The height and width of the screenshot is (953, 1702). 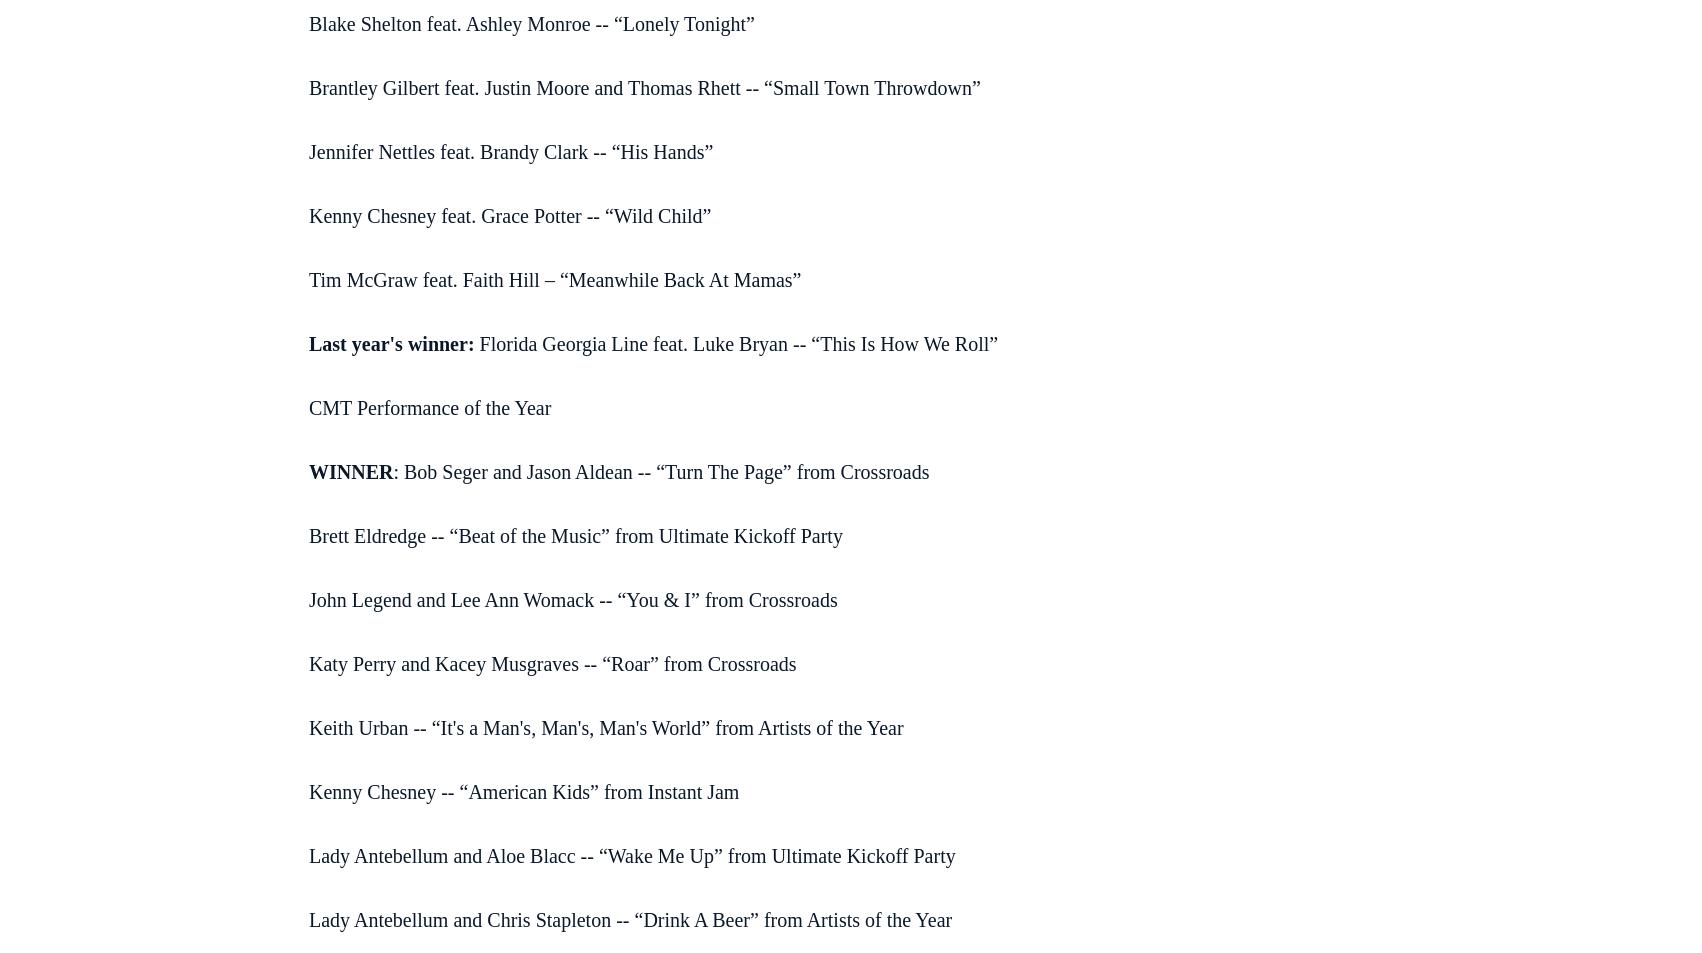 I want to click on 'Keith Urban -- “It's a Man's, Man's, Man's World” from Artists of the Year', so click(x=606, y=727).